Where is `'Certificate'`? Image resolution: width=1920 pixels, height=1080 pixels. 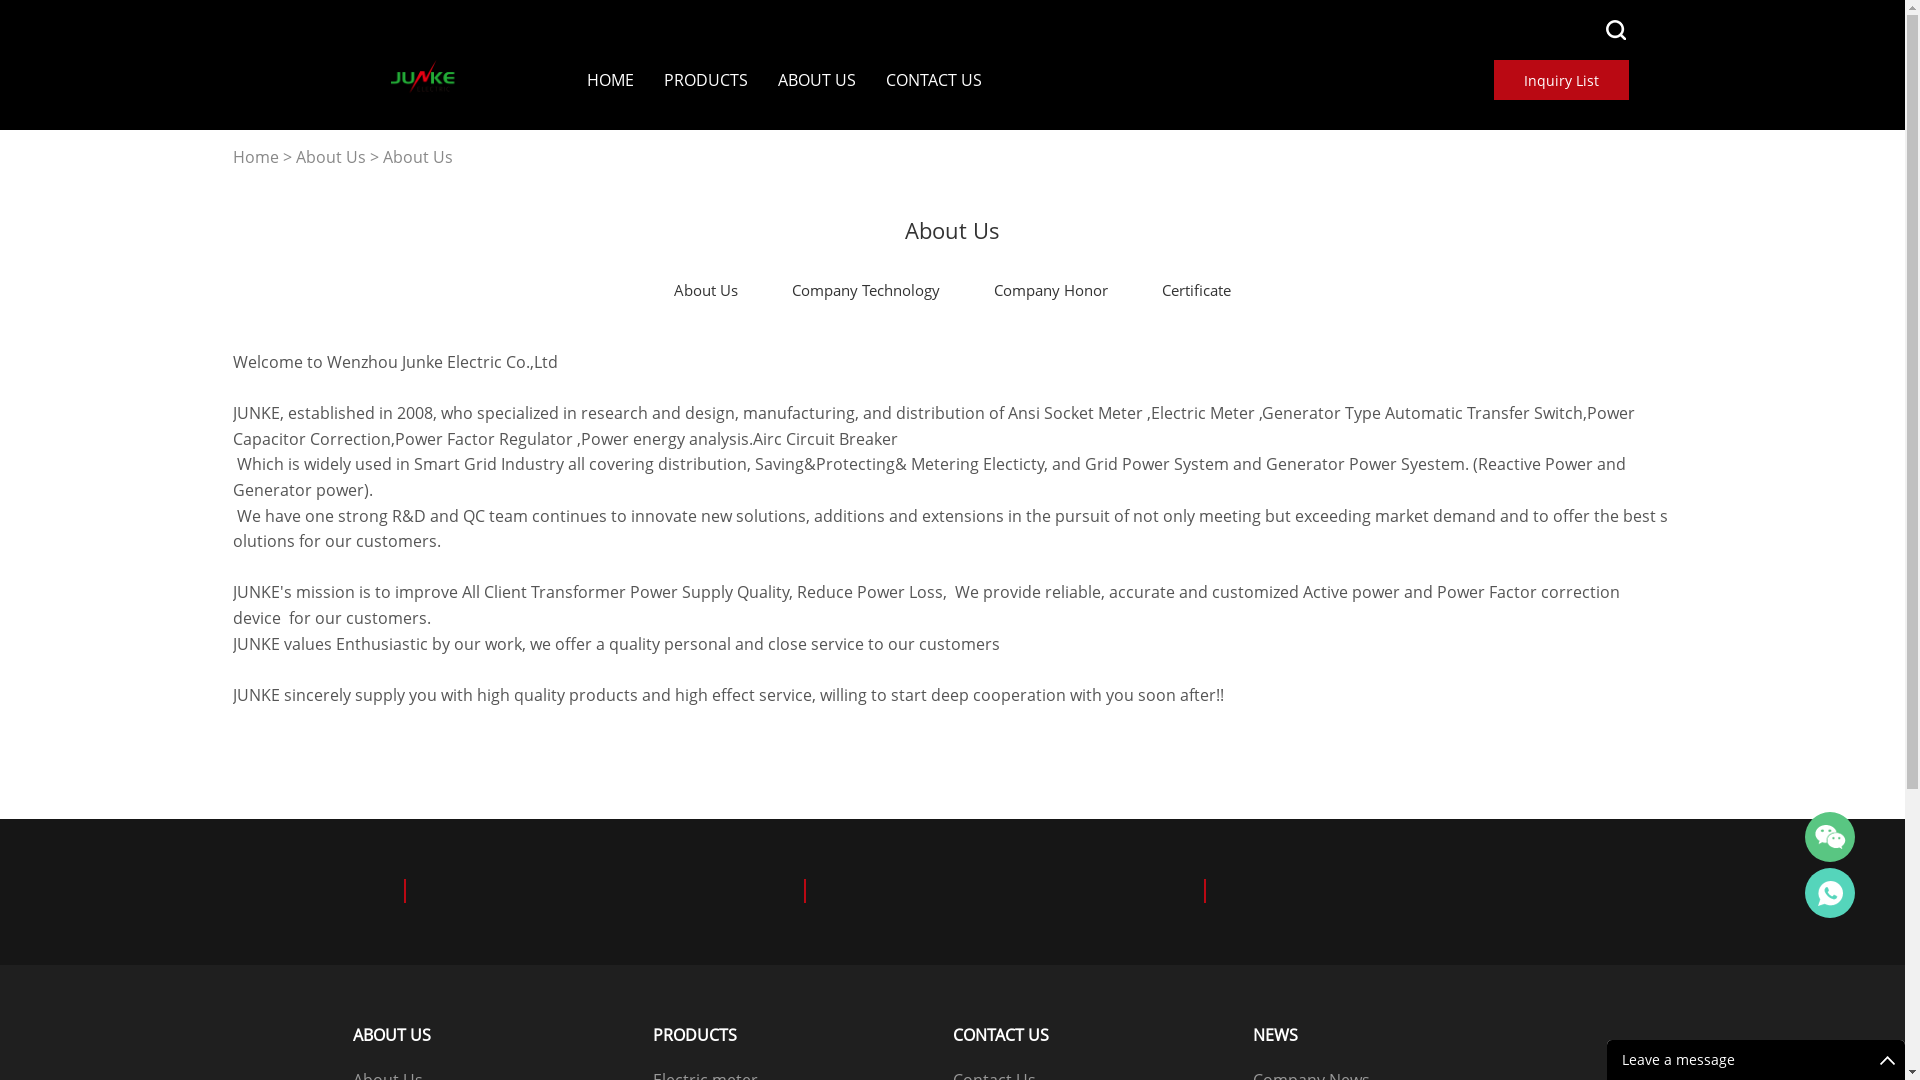
'Certificate' is located at coordinates (1196, 289).